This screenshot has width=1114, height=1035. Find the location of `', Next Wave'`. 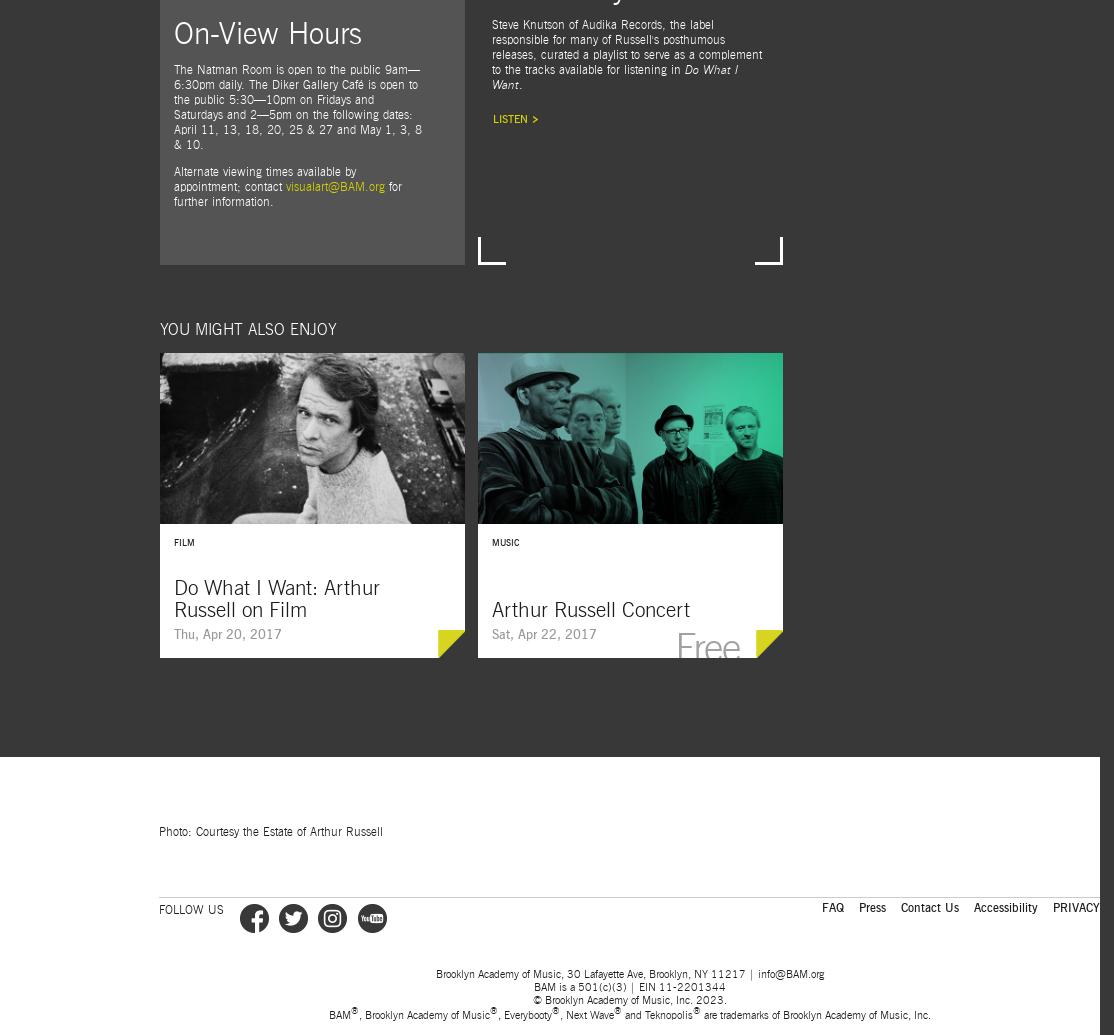

', Next Wave' is located at coordinates (585, 1013).